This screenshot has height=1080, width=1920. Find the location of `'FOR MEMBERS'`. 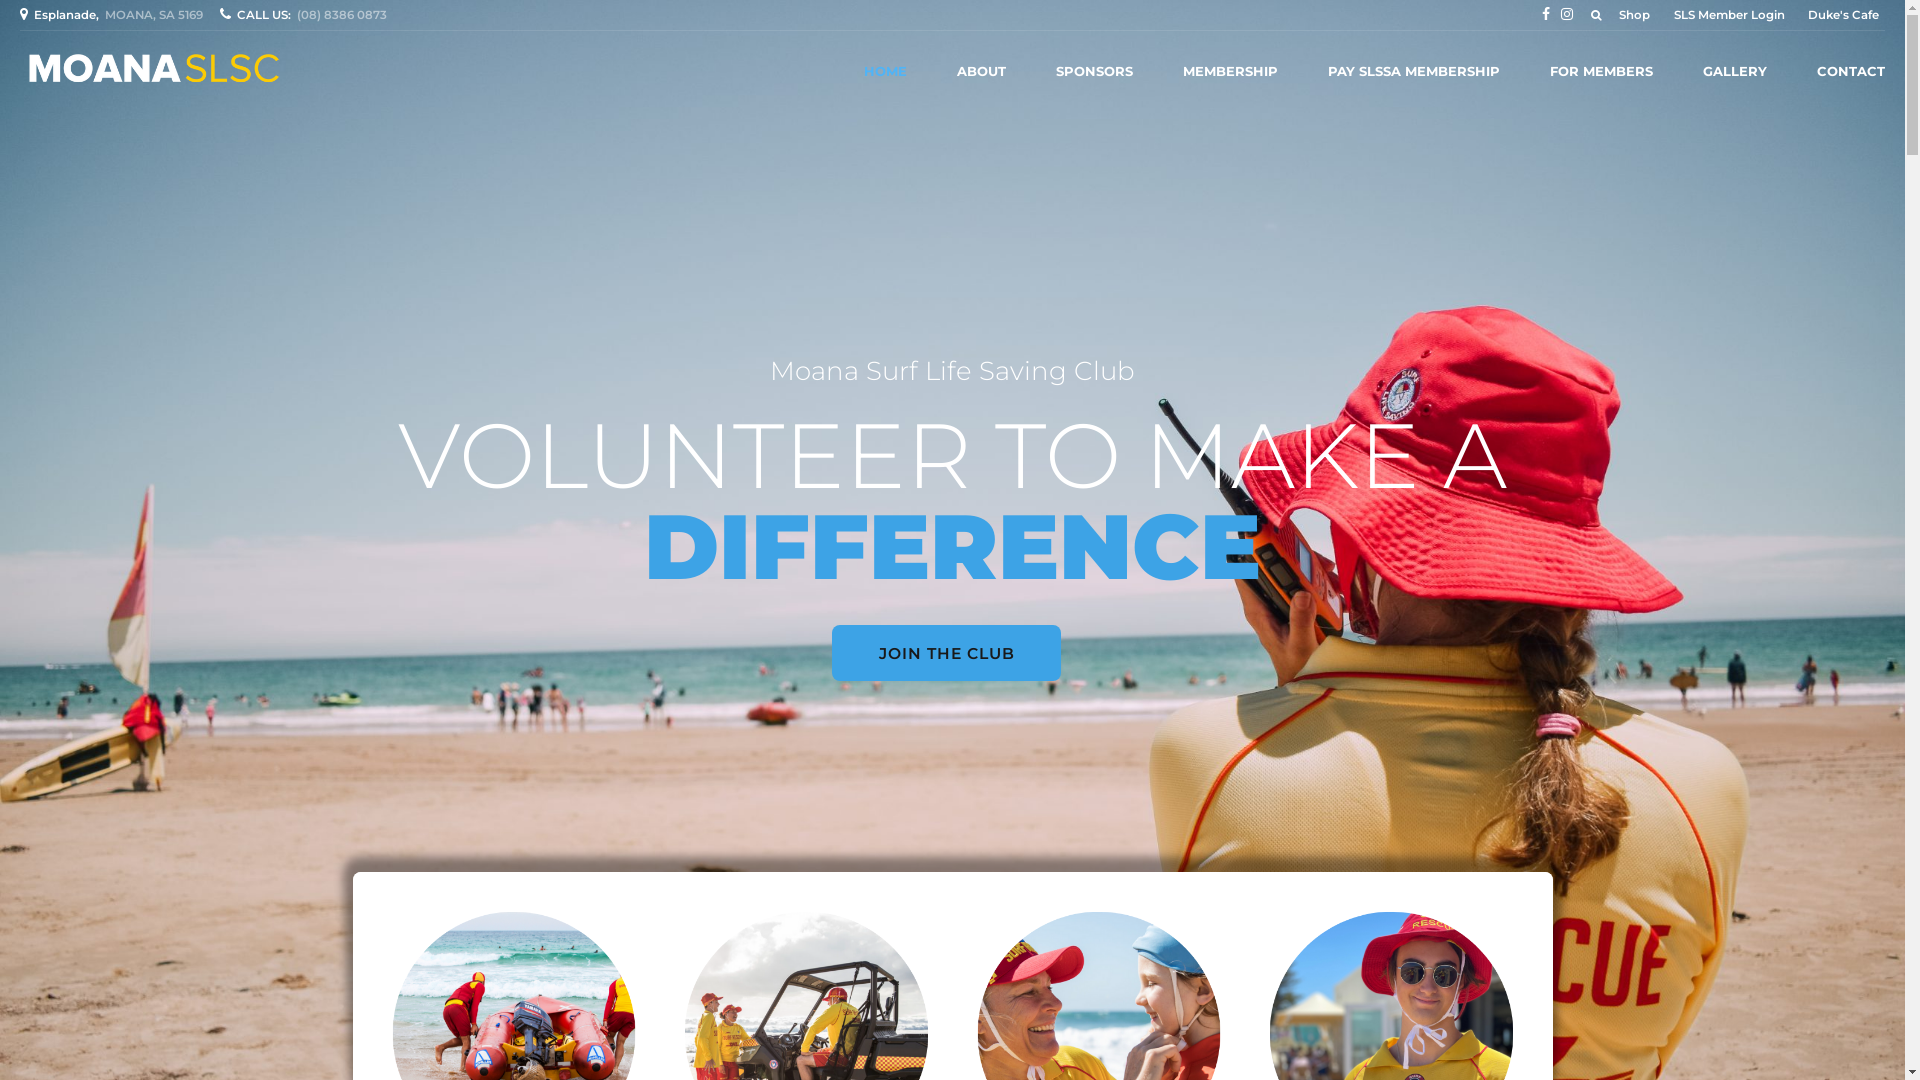

'FOR MEMBERS' is located at coordinates (1601, 69).